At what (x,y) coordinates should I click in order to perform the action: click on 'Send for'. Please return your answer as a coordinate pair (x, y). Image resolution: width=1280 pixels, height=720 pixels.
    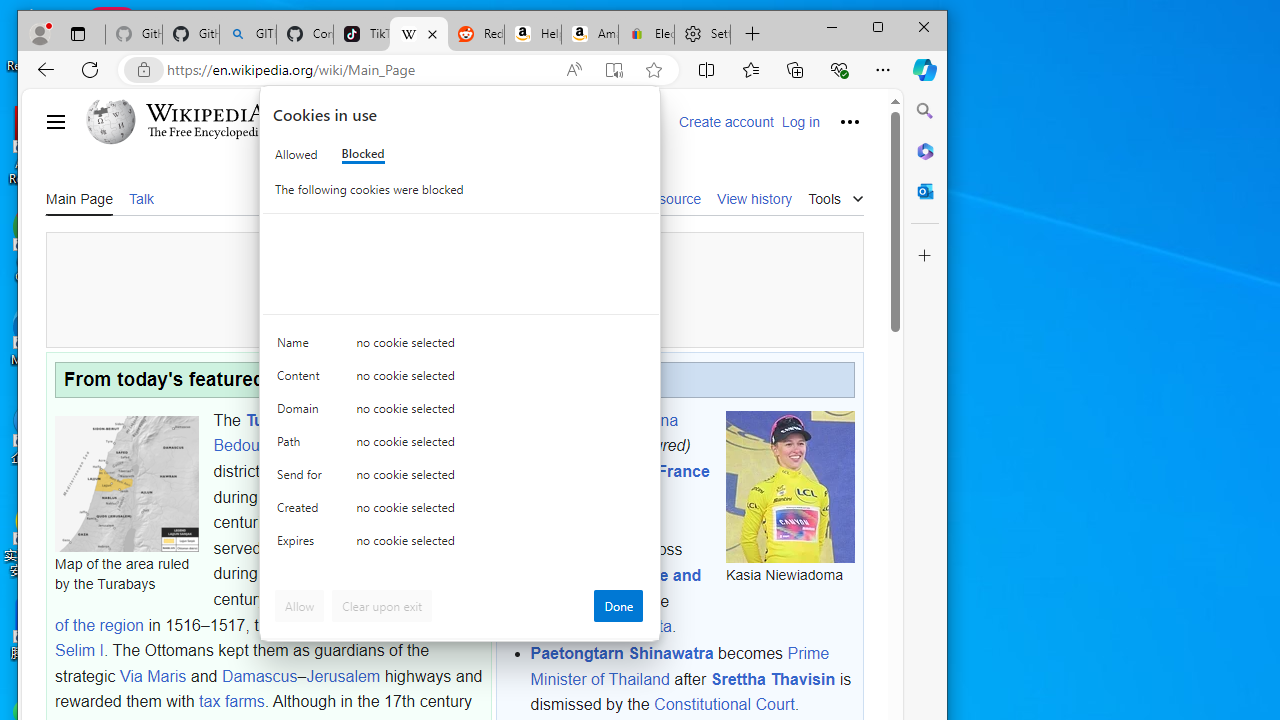
    Looking at the image, I should click on (301, 479).